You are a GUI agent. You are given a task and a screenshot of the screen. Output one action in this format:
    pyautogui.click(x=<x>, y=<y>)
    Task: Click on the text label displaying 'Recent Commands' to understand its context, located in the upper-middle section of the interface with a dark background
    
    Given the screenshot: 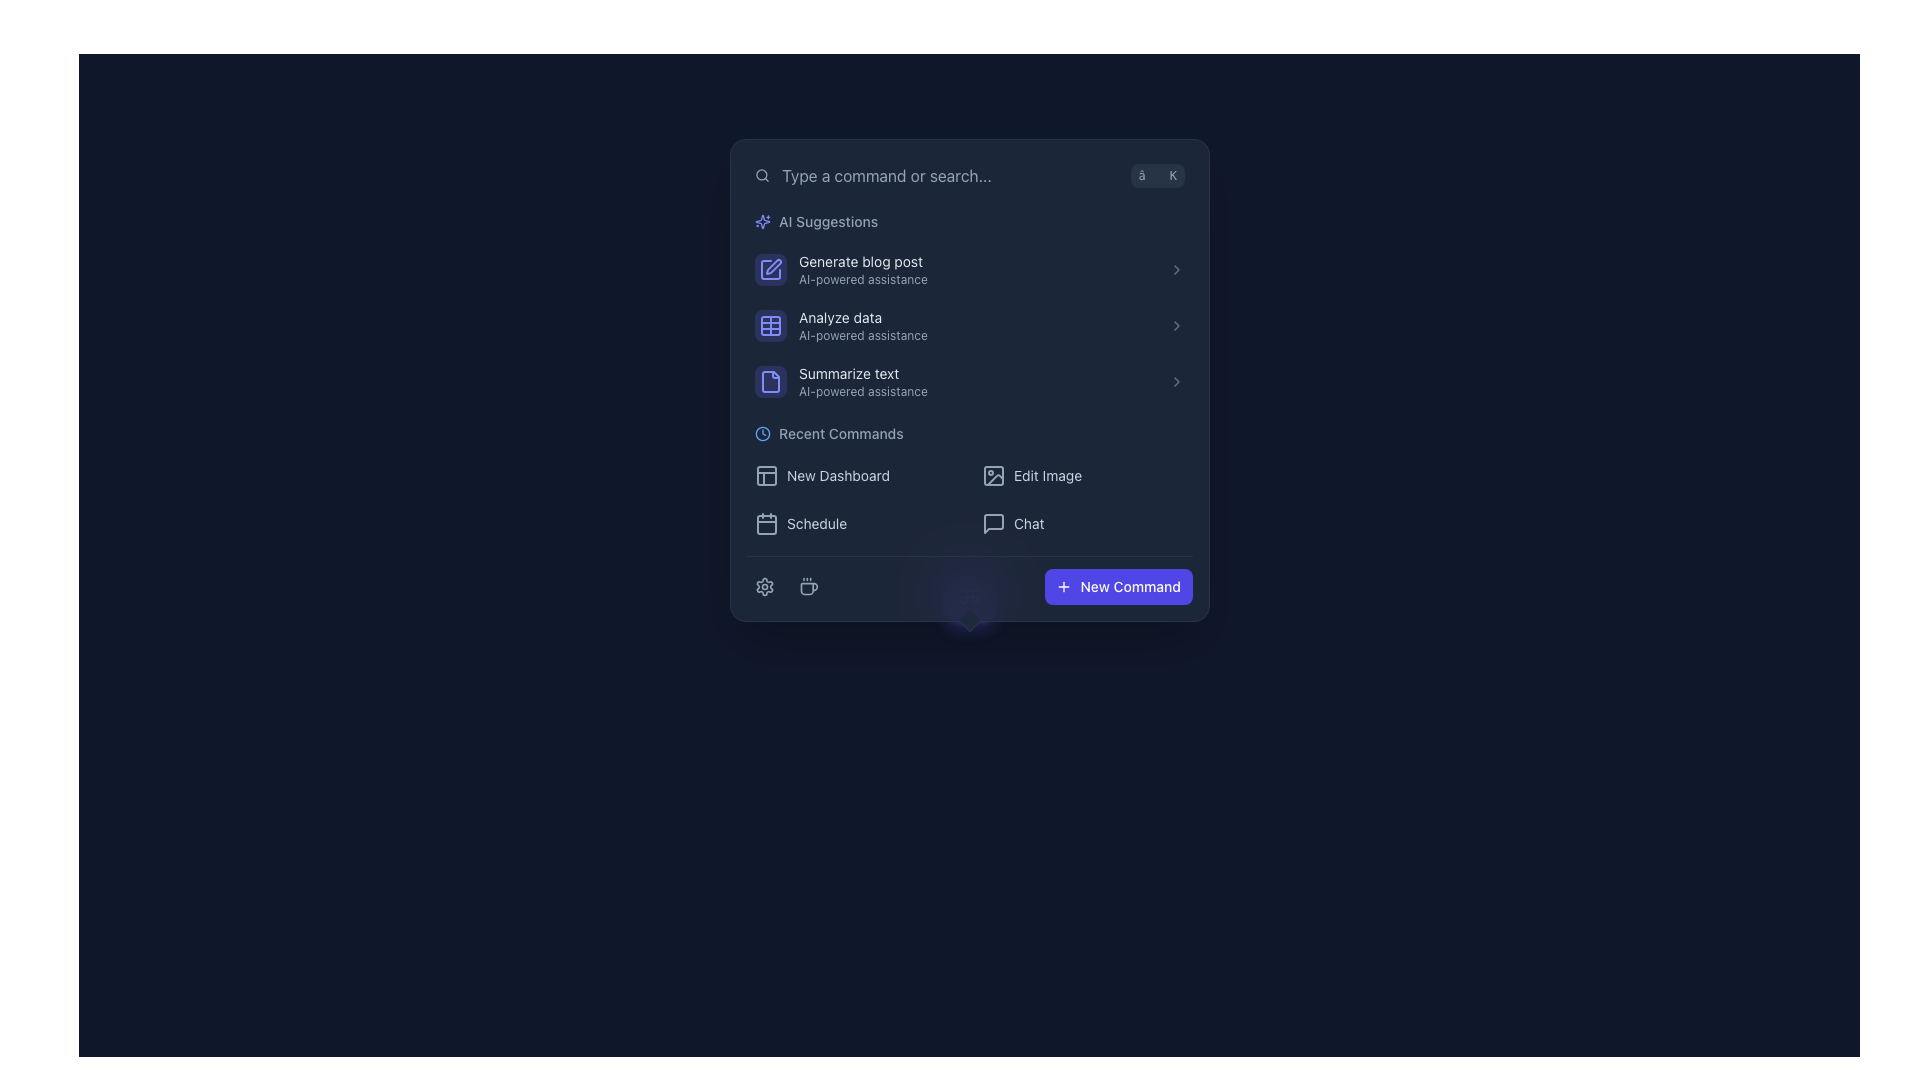 What is the action you would take?
    pyautogui.click(x=840, y=433)
    